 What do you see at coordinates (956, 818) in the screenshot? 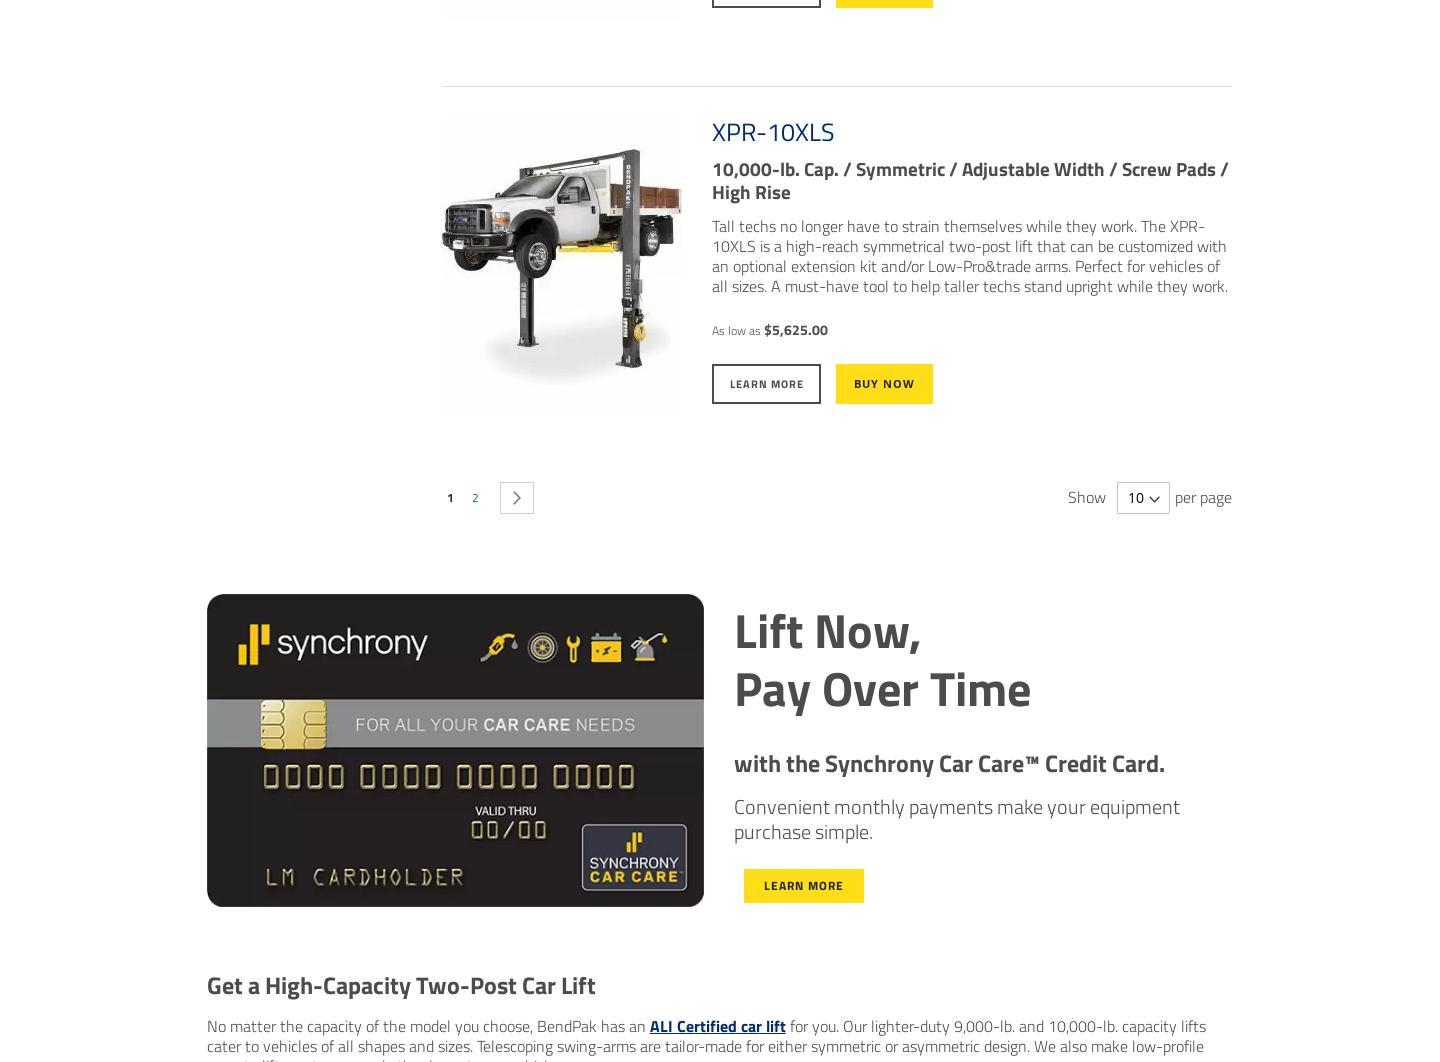
I see `'Convenient monthly payments make your equipment purchase simple.'` at bounding box center [956, 818].